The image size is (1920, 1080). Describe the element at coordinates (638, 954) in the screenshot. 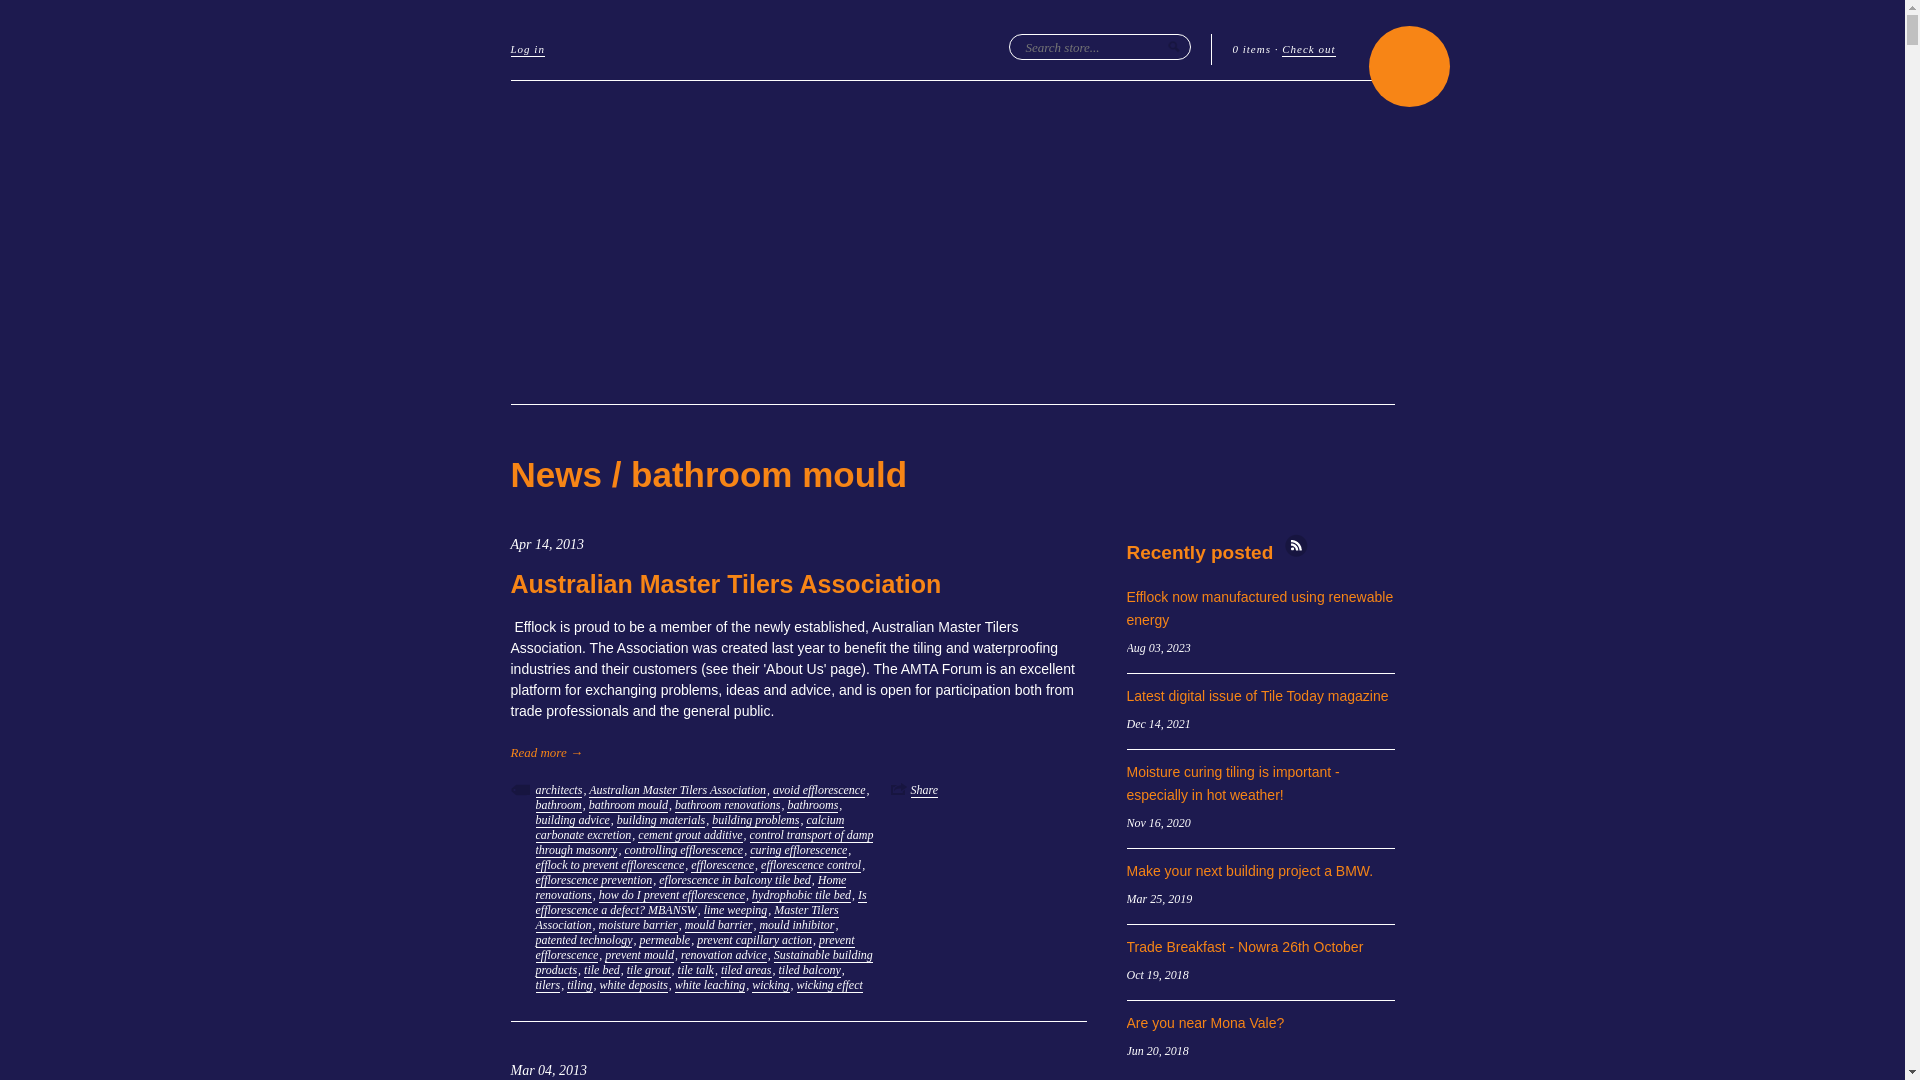

I see `'prevent mould'` at that location.